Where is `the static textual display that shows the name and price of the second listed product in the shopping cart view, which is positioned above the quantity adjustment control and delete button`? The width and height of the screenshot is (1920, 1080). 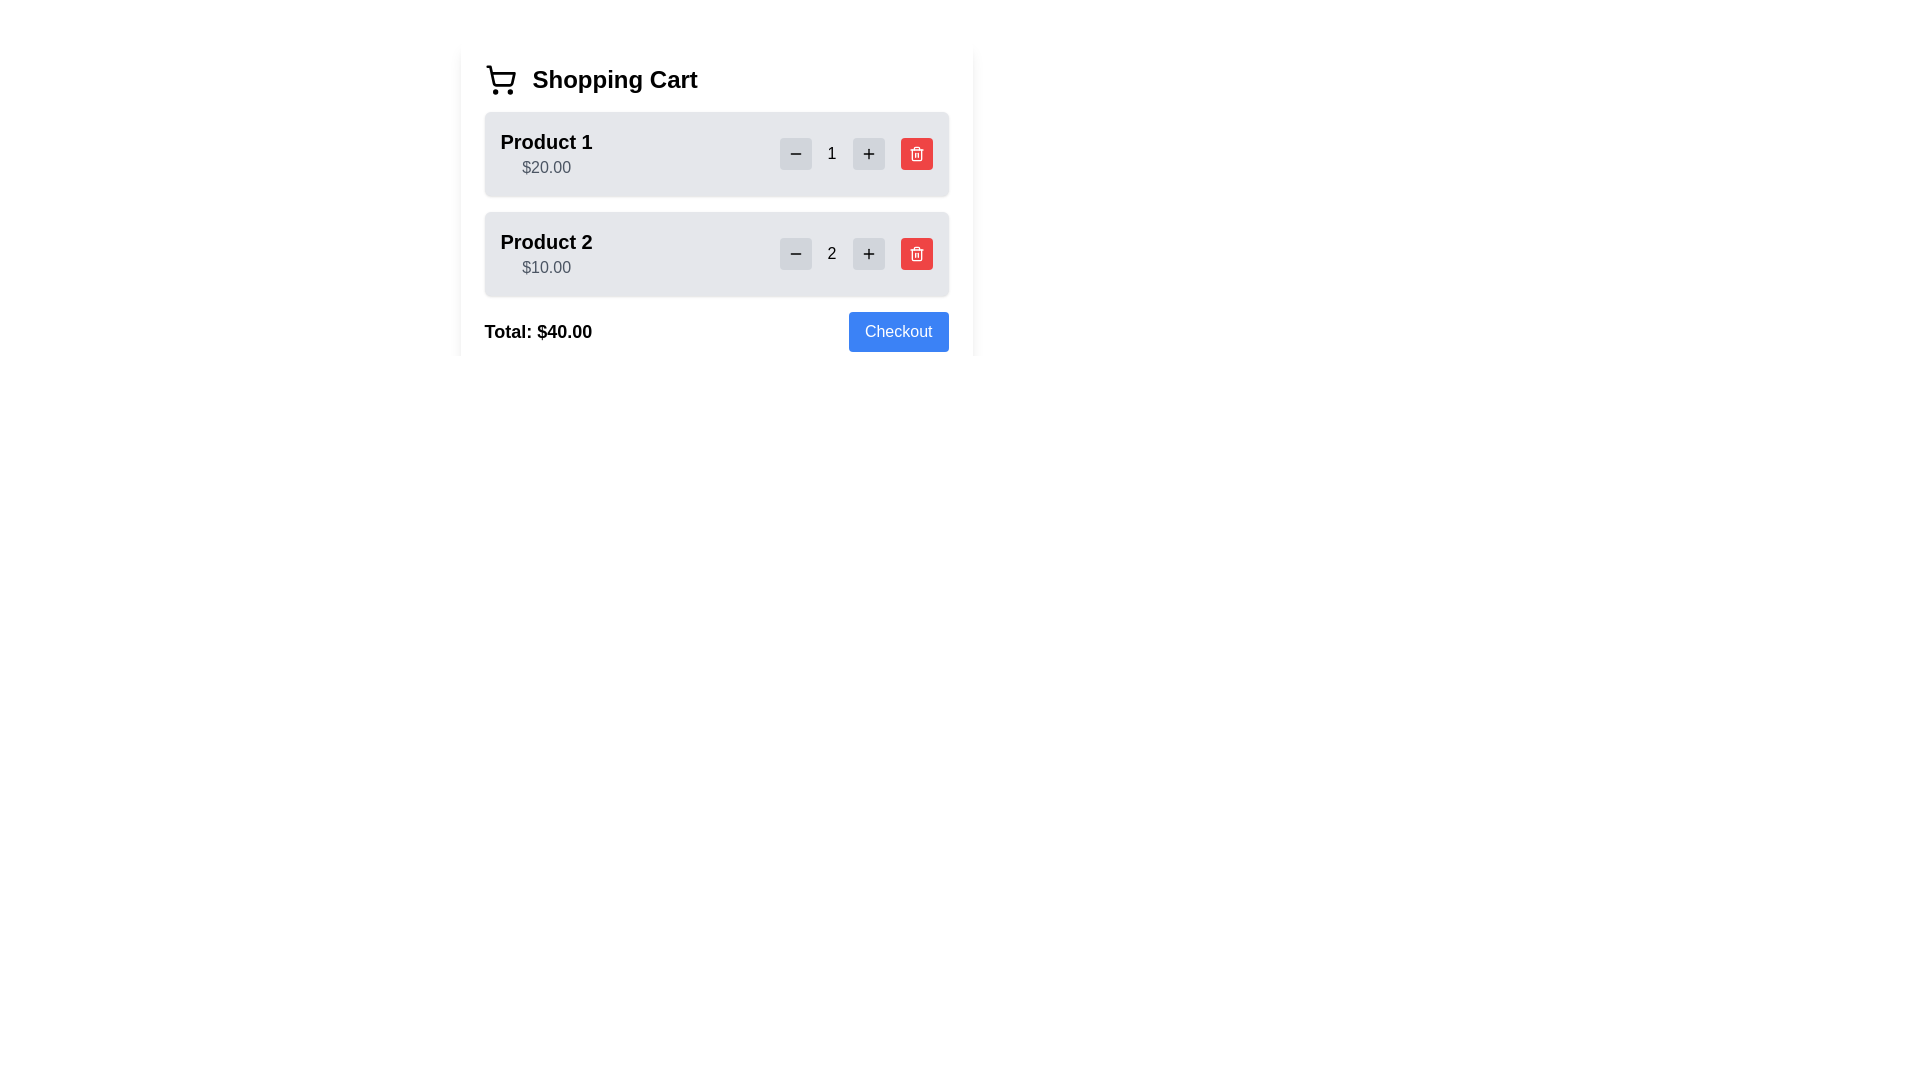
the static textual display that shows the name and price of the second listed product in the shopping cart view, which is positioned above the quantity adjustment control and delete button is located at coordinates (546, 253).